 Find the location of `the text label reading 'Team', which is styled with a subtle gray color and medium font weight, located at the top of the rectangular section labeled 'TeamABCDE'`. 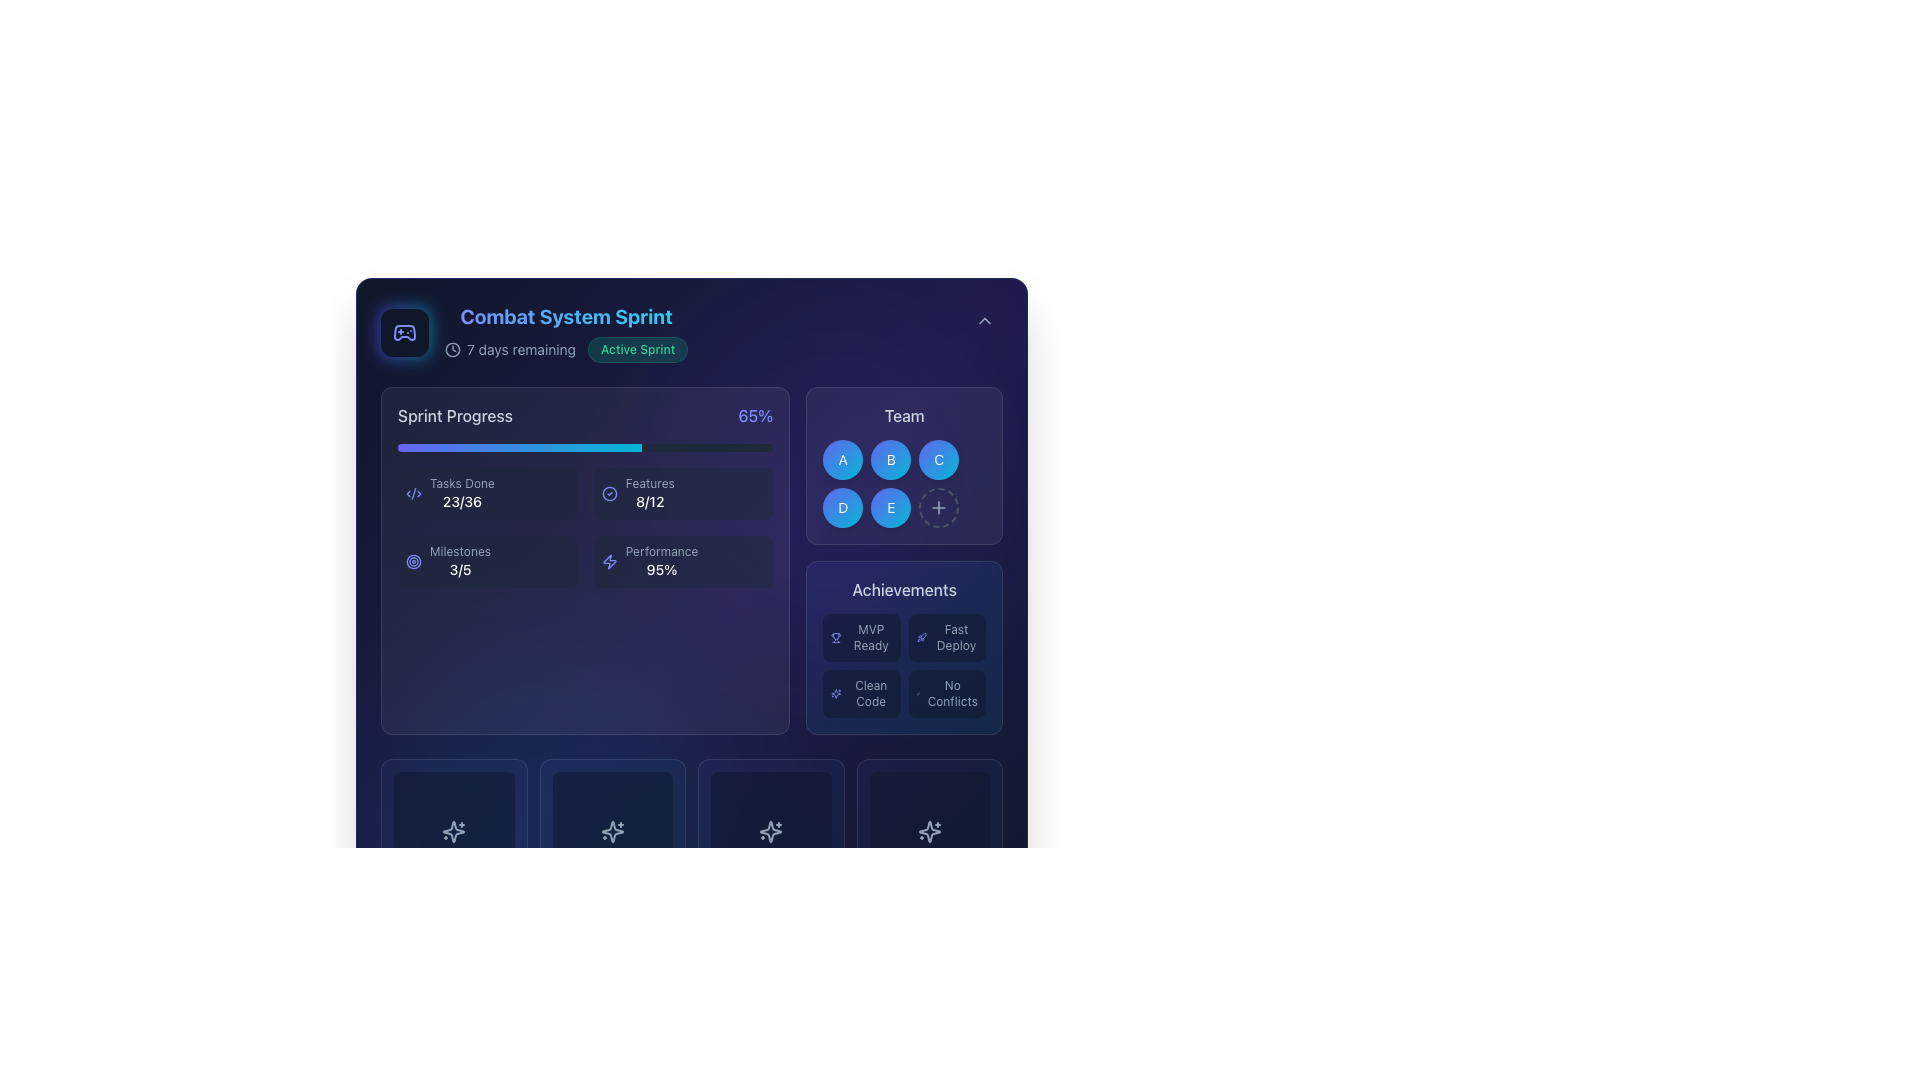

the text label reading 'Team', which is styled with a subtle gray color and medium font weight, located at the top of the rectangular section labeled 'TeamABCDE' is located at coordinates (903, 415).